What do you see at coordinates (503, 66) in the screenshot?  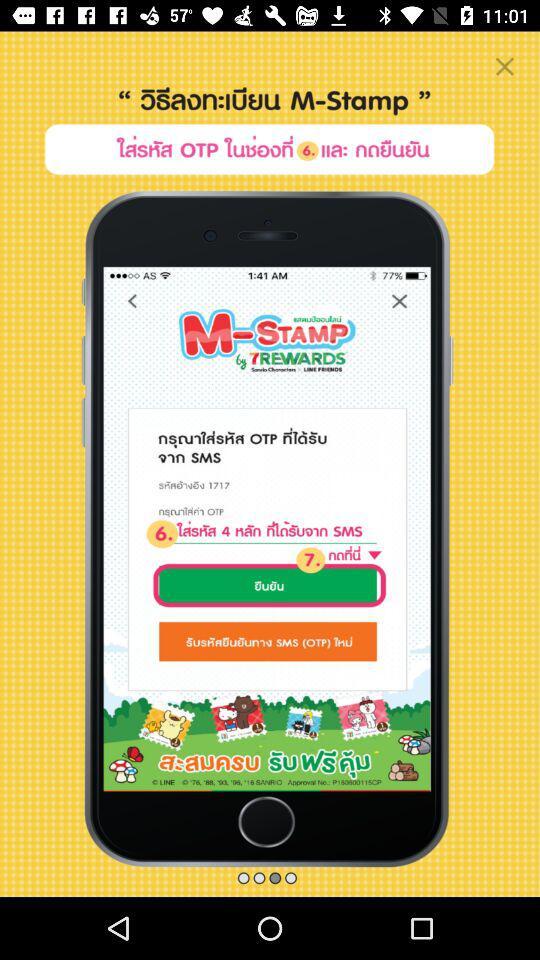 I see `window` at bounding box center [503, 66].